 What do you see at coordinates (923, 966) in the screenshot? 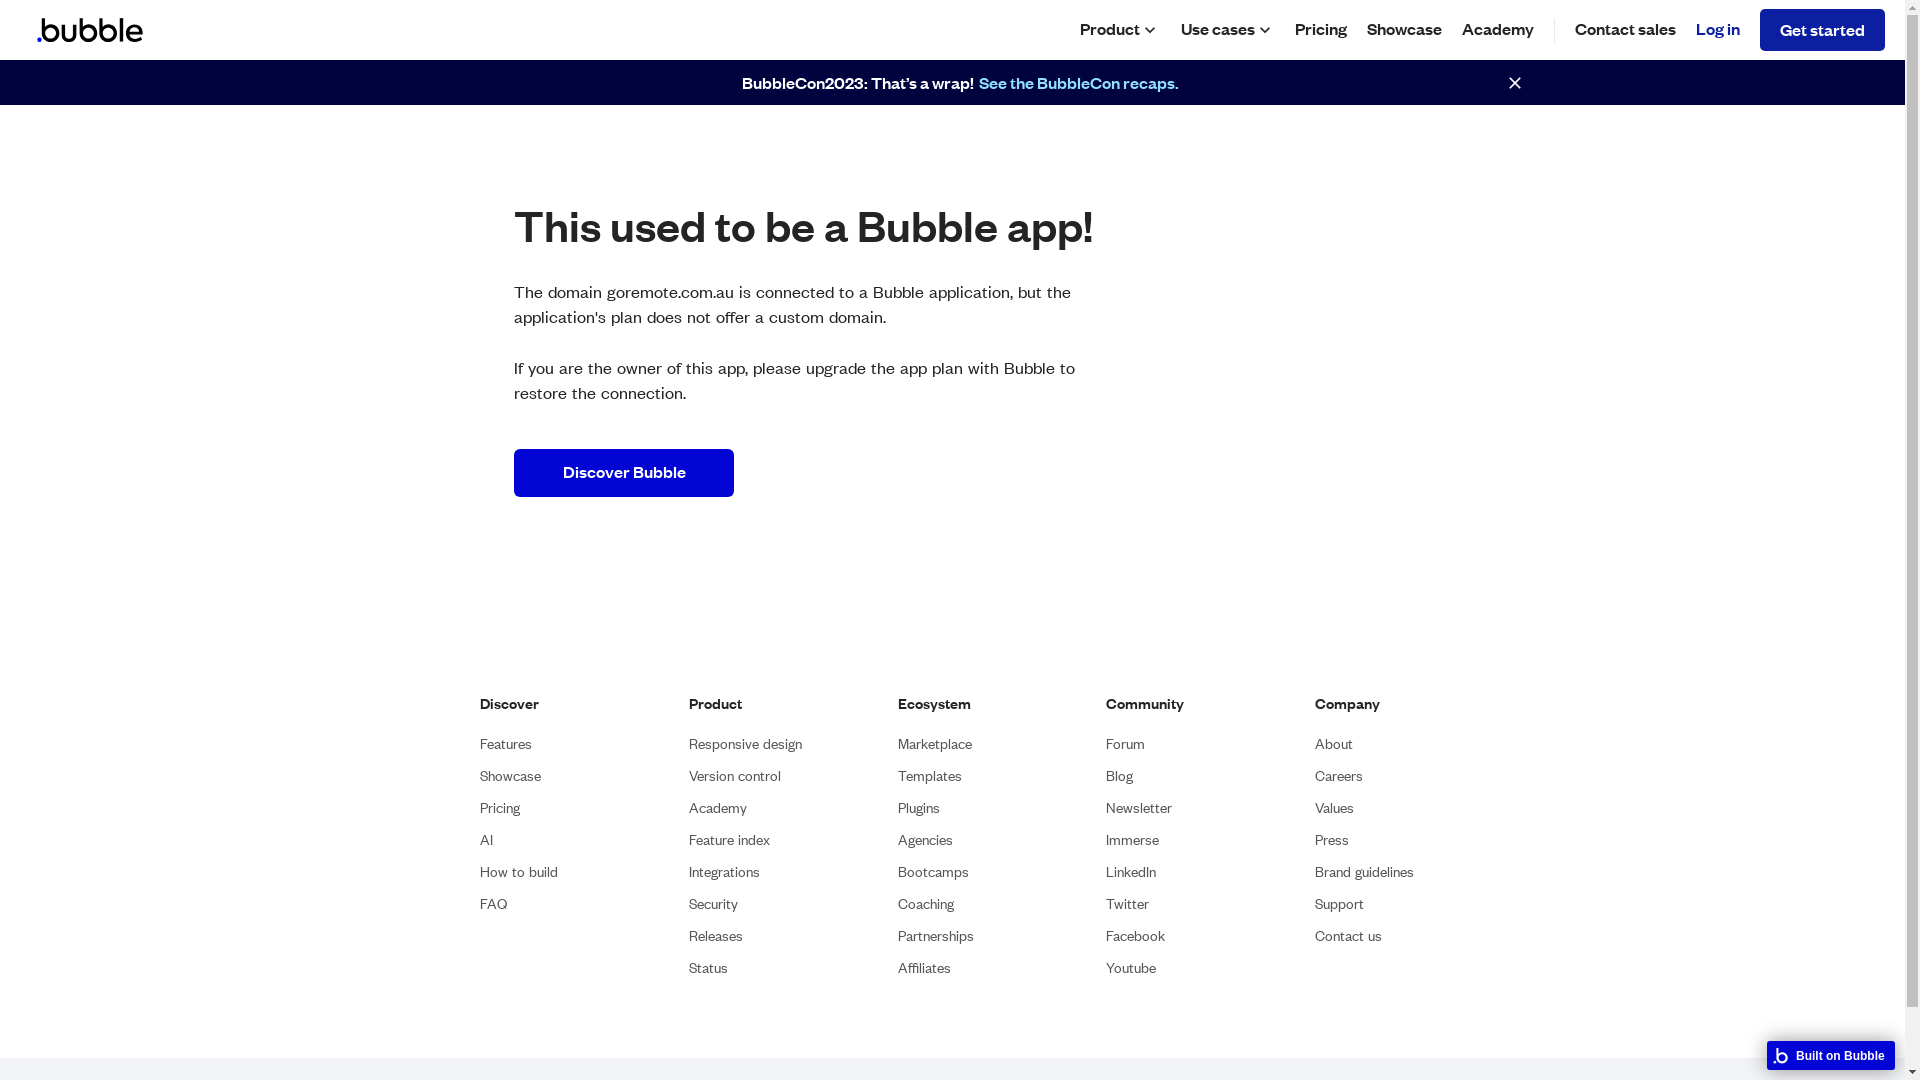
I see `'Affiliates'` at bounding box center [923, 966].